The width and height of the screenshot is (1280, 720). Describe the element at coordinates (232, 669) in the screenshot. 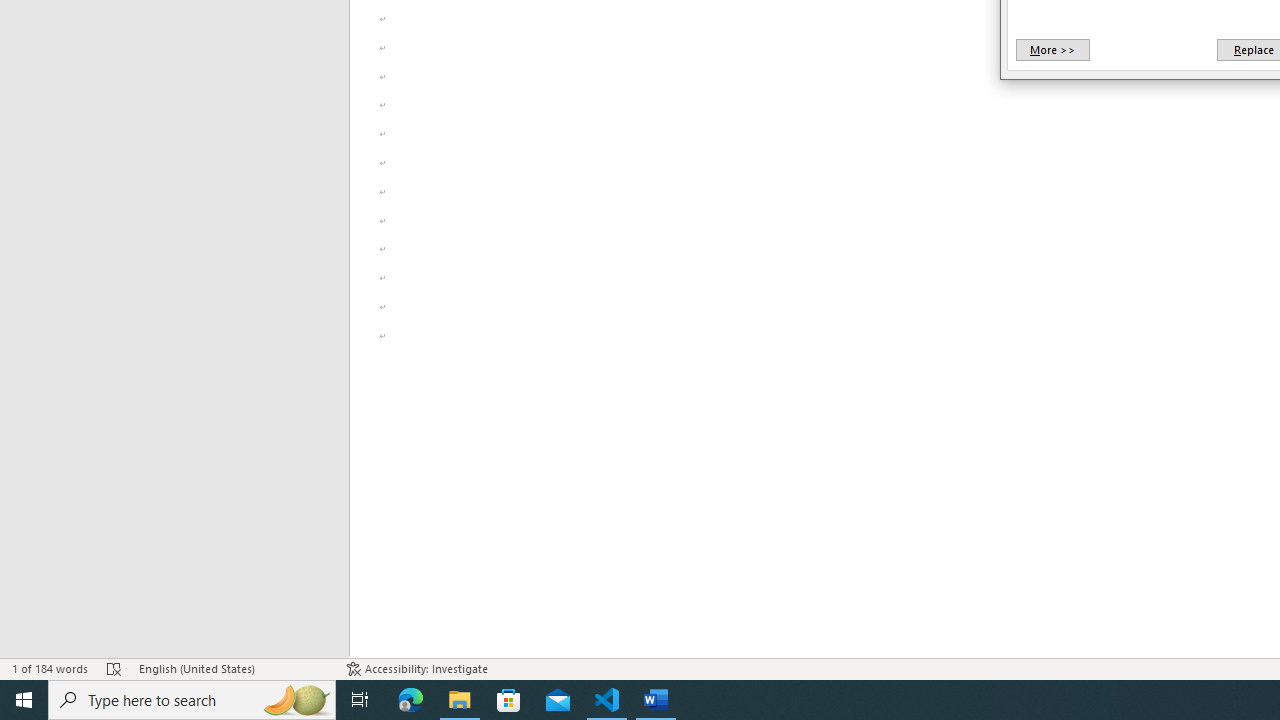

I see `'Language English (United States)'` at that location.